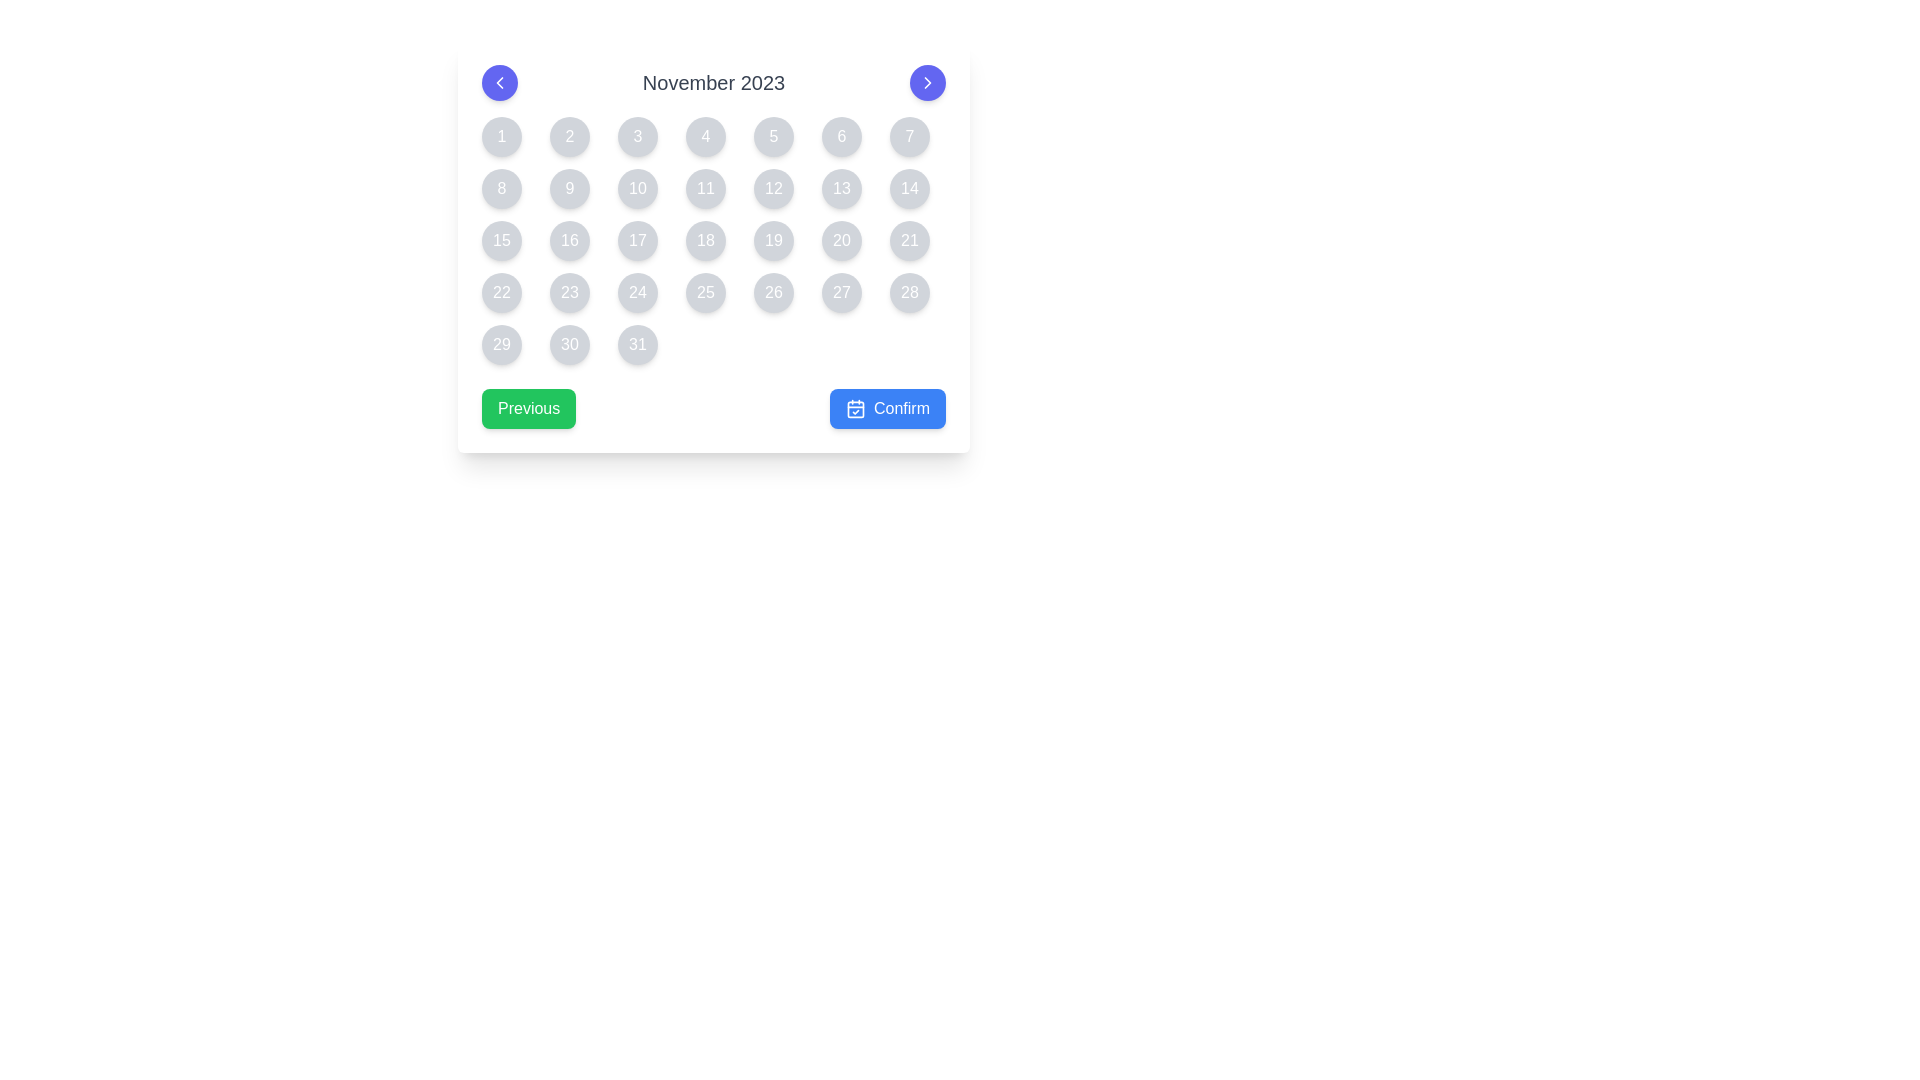 This screenshot has height=1080, width=1920. Describe the element at coordinates (772, 136) in the screenshot. I see `the selectable day button located in the top row, fifth column of the calendar interface` at that location.